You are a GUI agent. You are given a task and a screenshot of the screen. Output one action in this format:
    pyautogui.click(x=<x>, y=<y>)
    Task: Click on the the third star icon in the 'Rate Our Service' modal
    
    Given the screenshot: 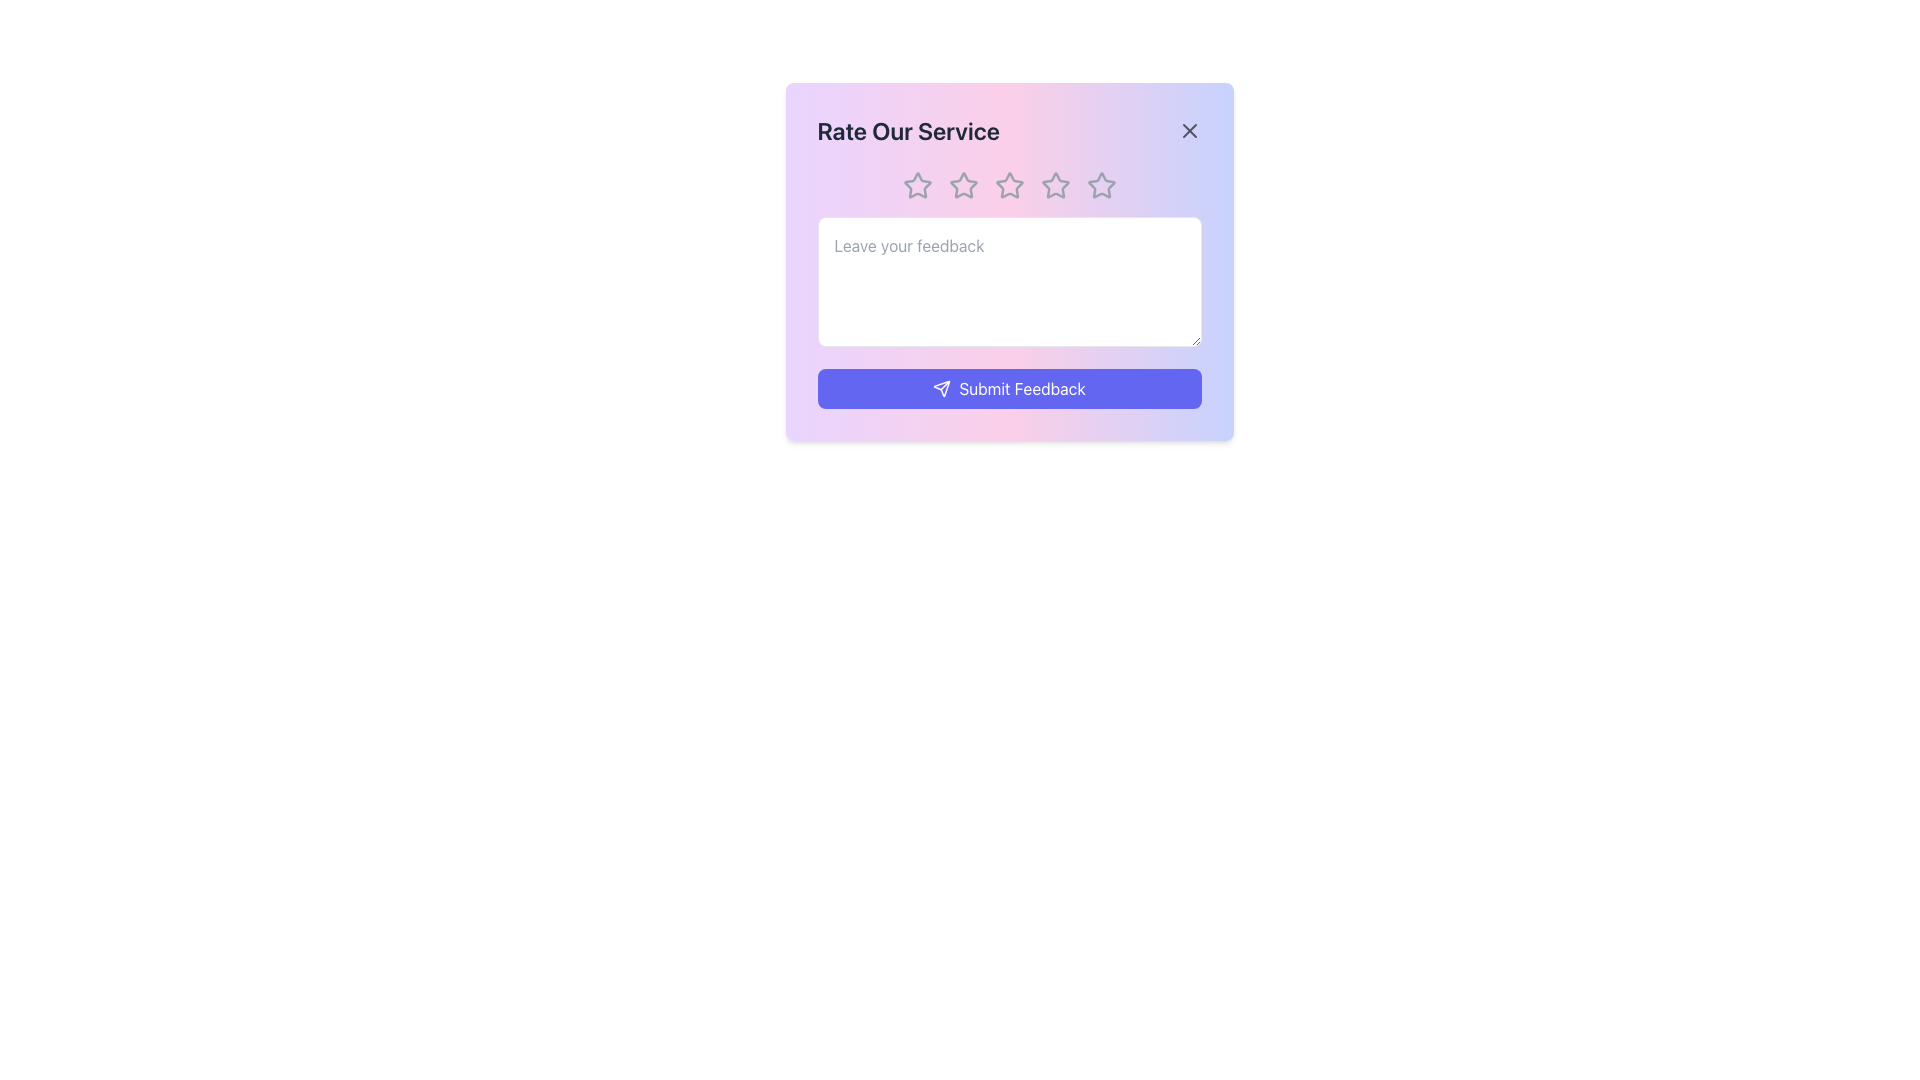 What is the action you would take?
    pyautogui.click(x=1054, y=185)
    